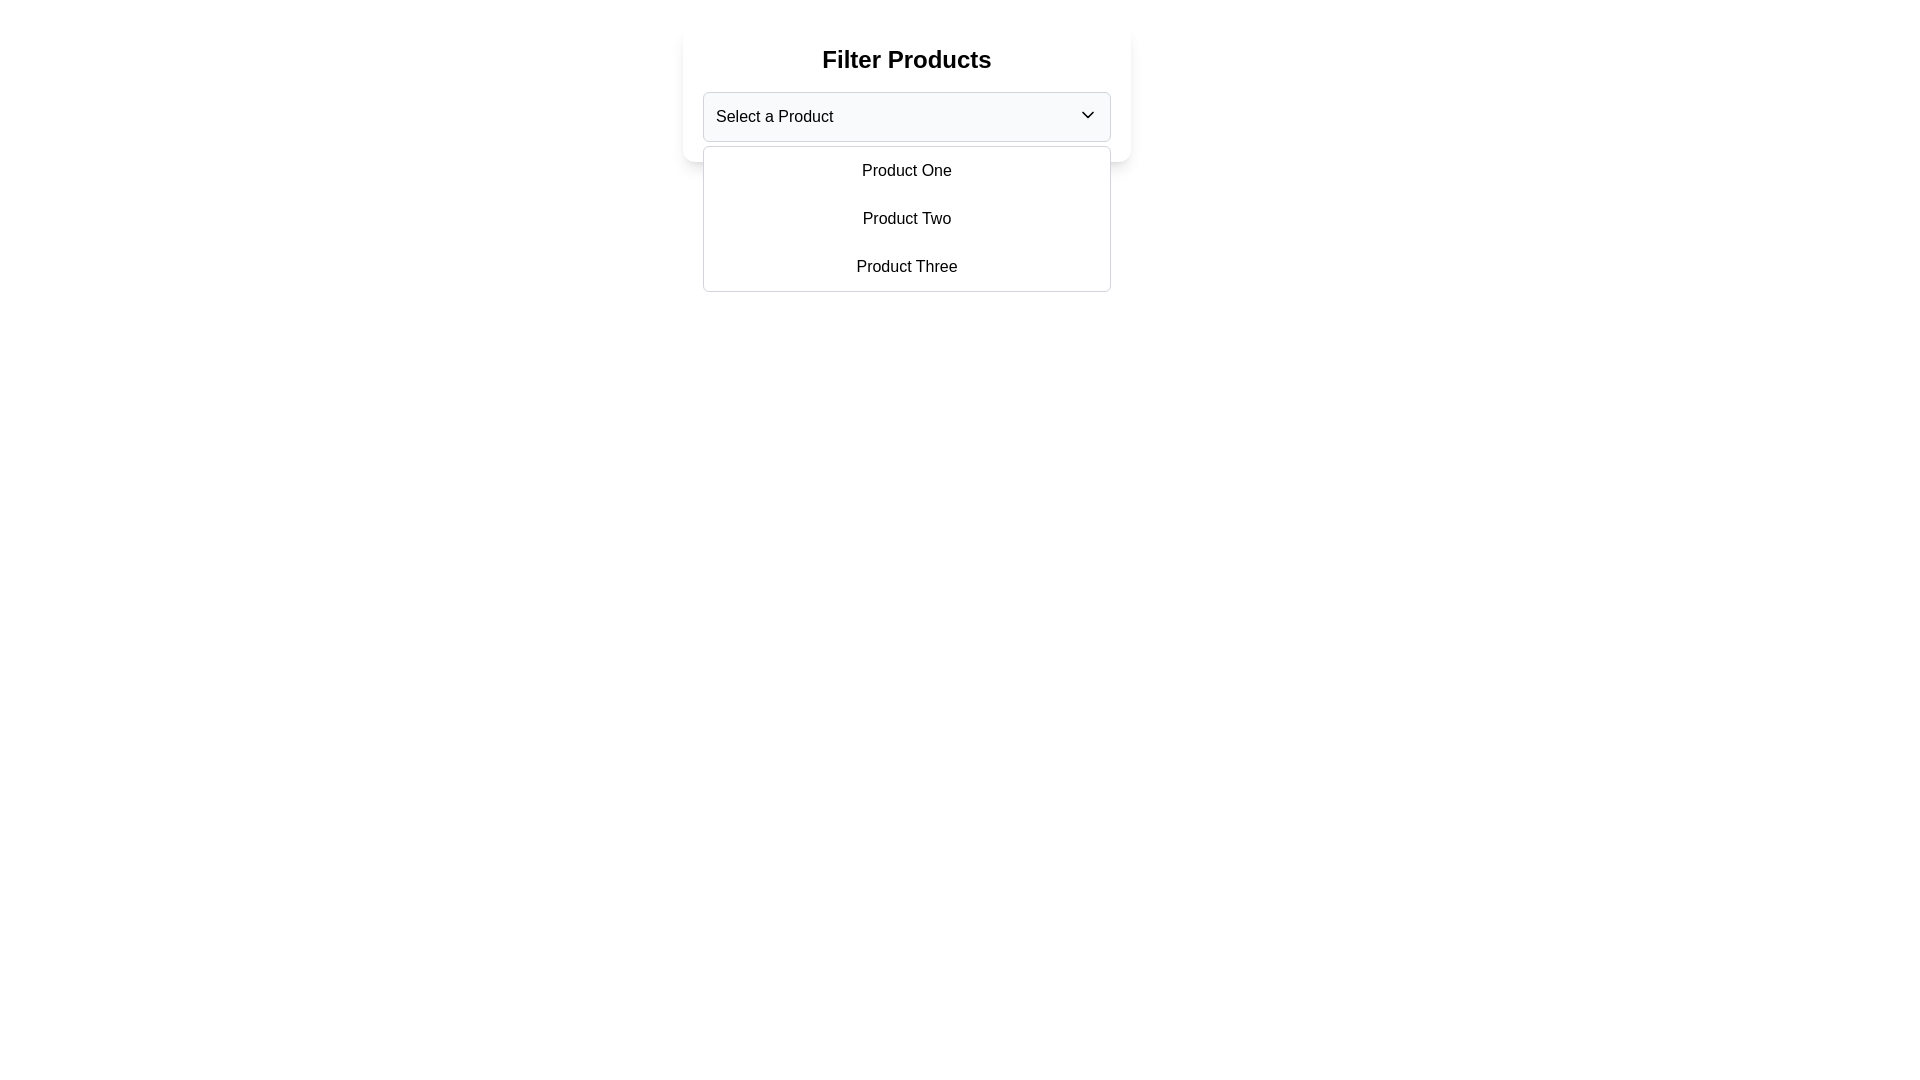 The width and height of the screenshot is (1920, 1080). Describe the element at coordinates (1087, 115) in the screenshot. I see `the Dropdown indicator icon at the far-right edge of the 'Select a Product' field to infer its dropdown functionality` at that location.